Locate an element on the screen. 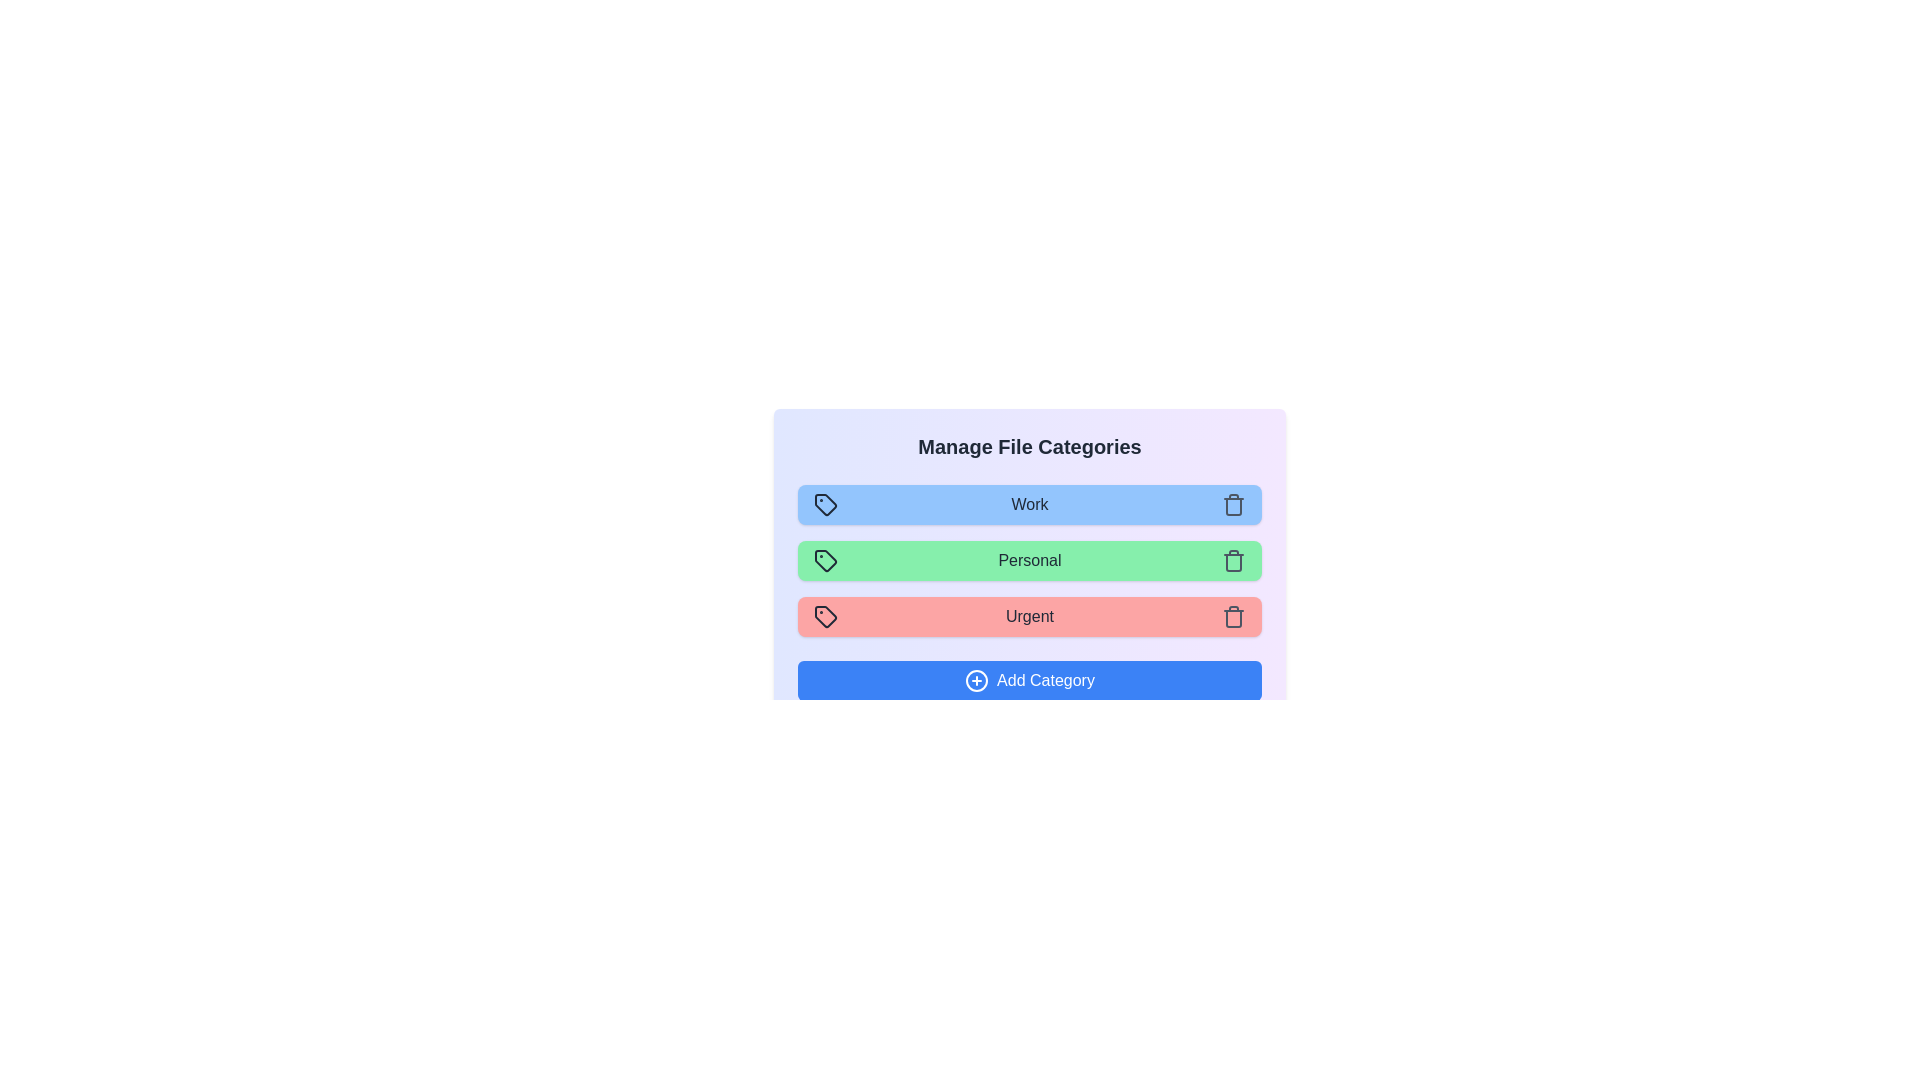  the category named Personal is located at coordinates (1030, 560).